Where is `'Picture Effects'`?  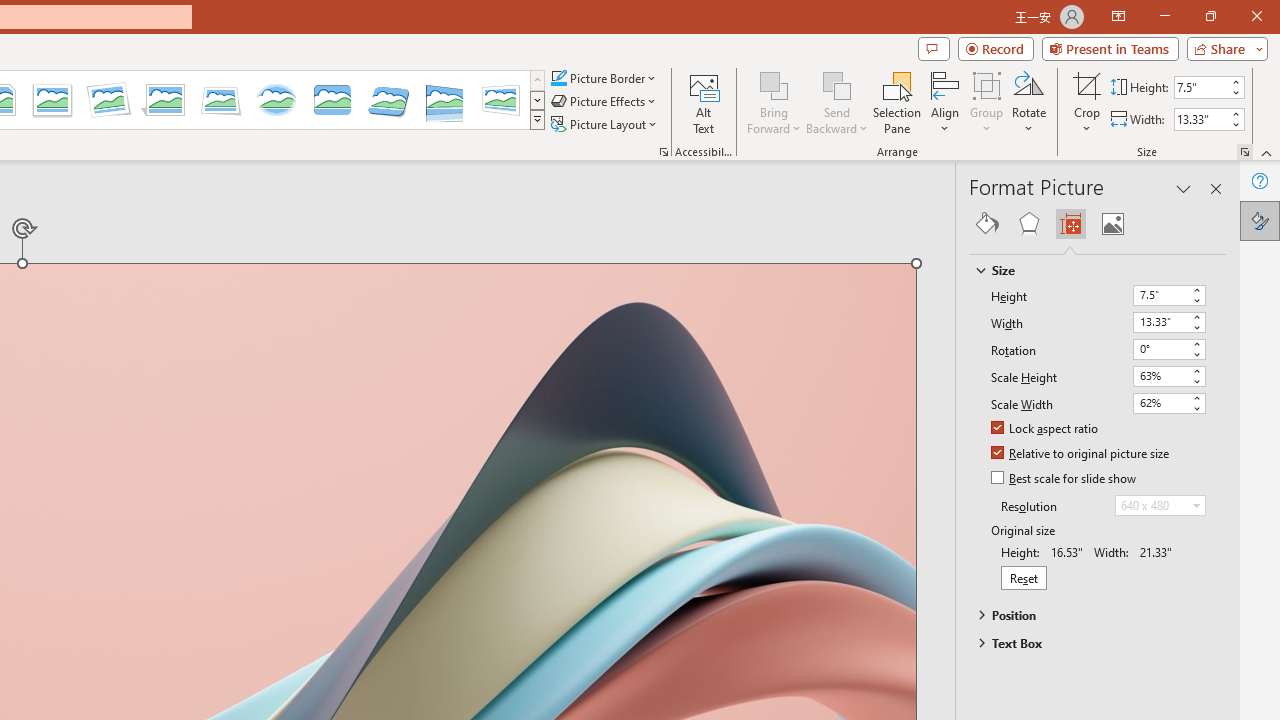
'Picture Effects' is located at coordinates (604, 101).